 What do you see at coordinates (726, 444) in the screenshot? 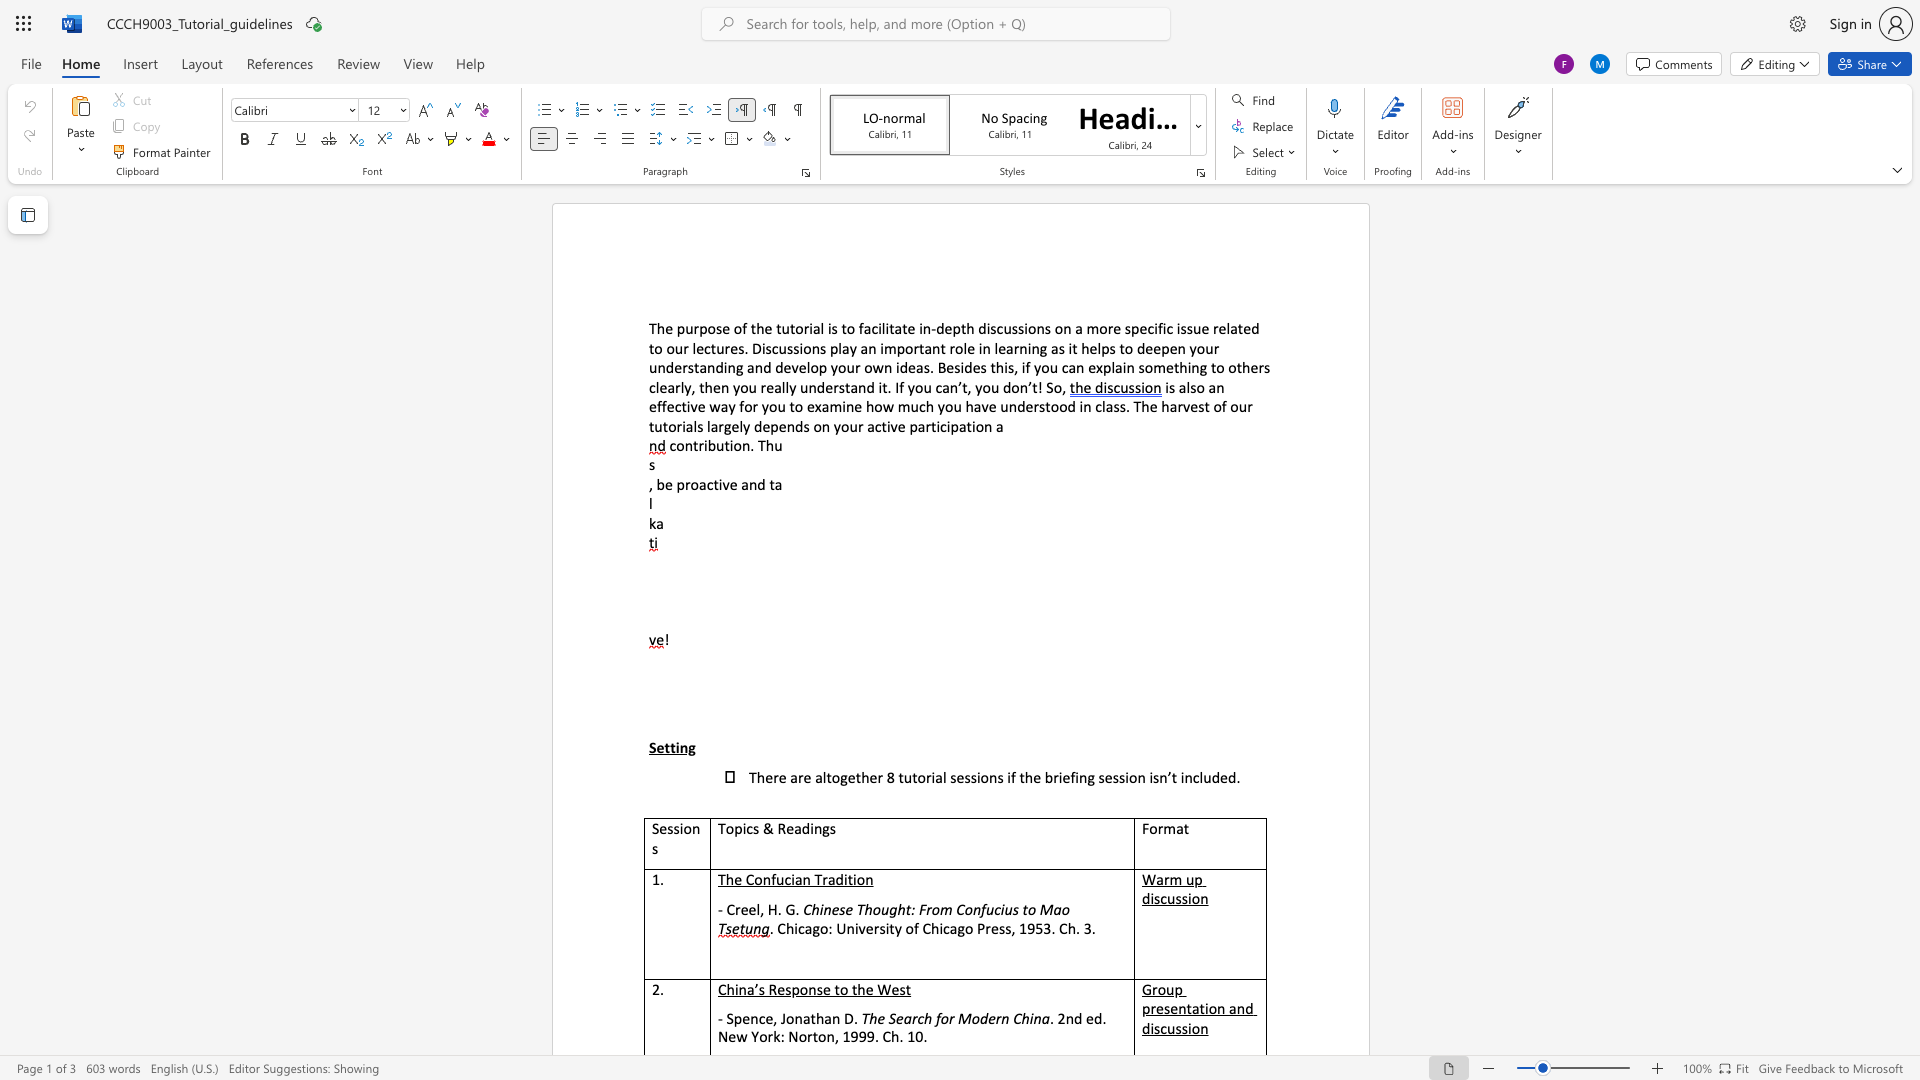
I see `the 2th character "t" in the text` at bounding box center [726, 444].